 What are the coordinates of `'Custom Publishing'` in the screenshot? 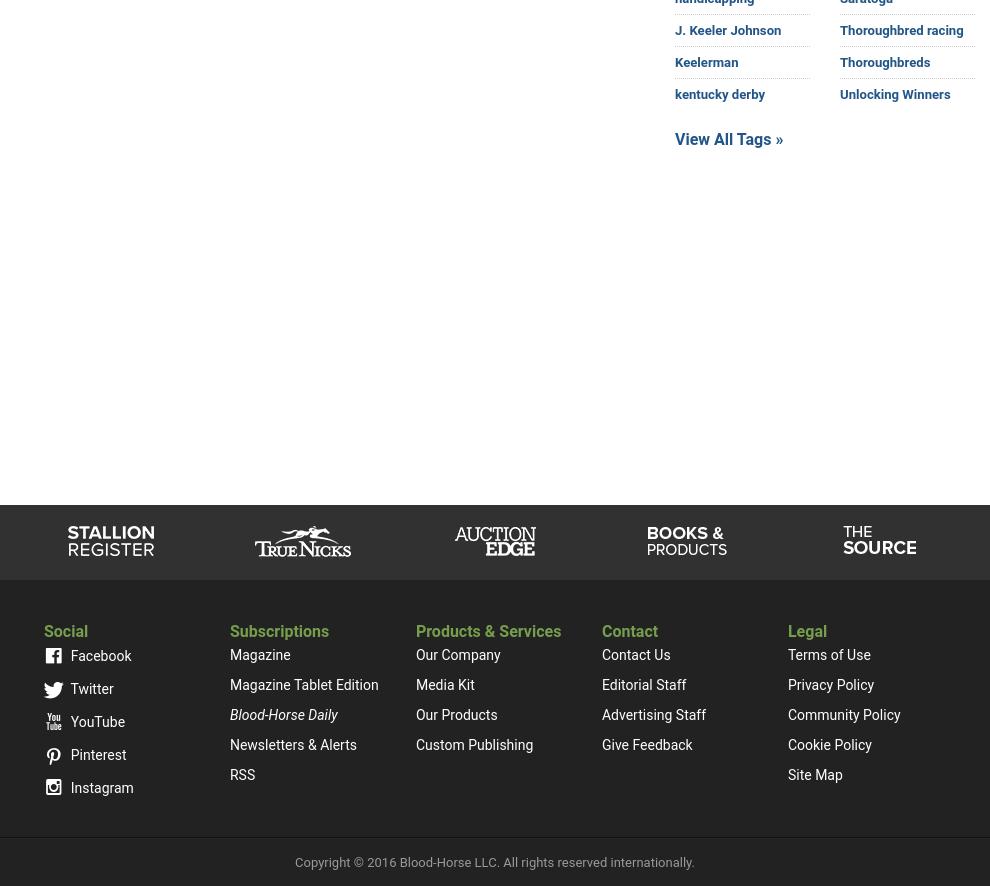 It's located at (474, 745).